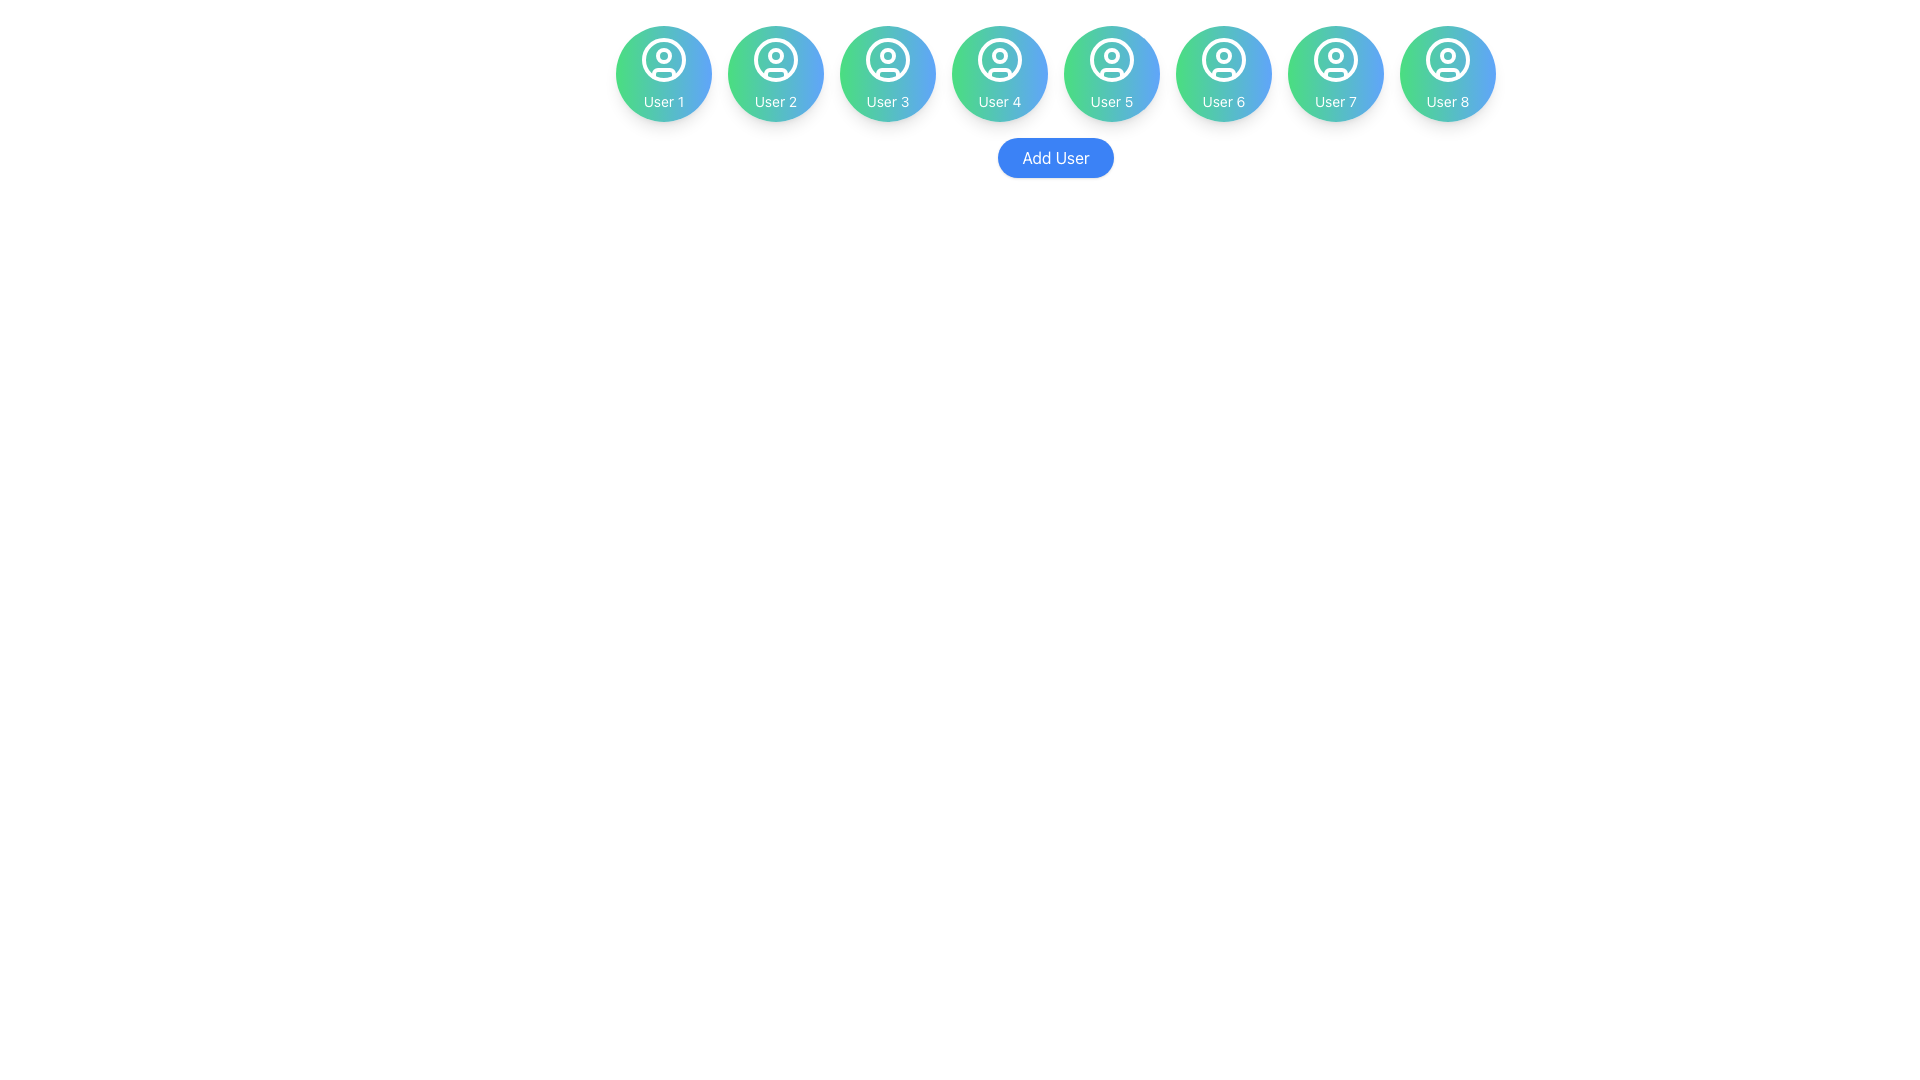  What do you see at coordinates (1111, 59) in the screenshot?
I see `the circular user icon with a centered white circle on a gradient background of green and blue hues, located in the fifth position from the left in a horizontal row of user icons` at bounding box center [1111, 59].